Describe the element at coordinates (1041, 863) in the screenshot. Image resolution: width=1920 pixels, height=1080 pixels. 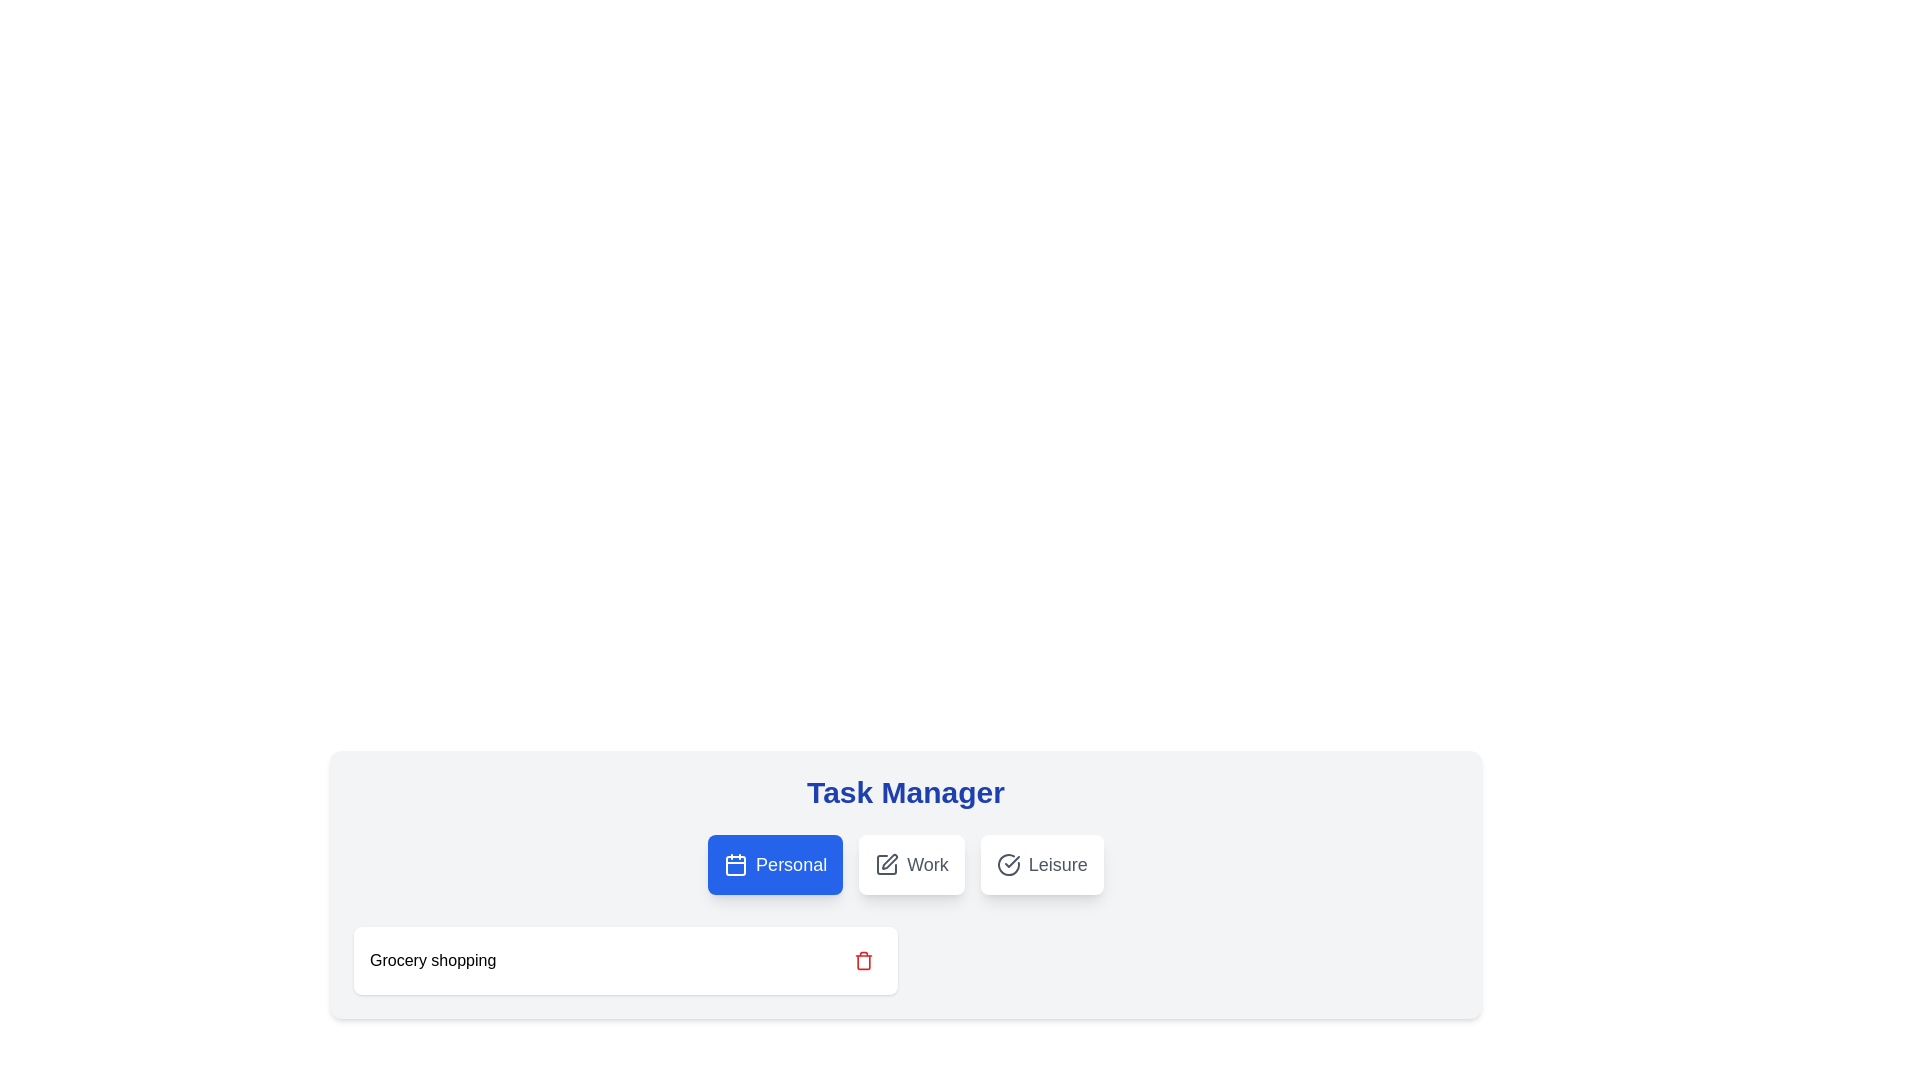
I see `the 'Leisure' button with a white background and gray text` at that location.